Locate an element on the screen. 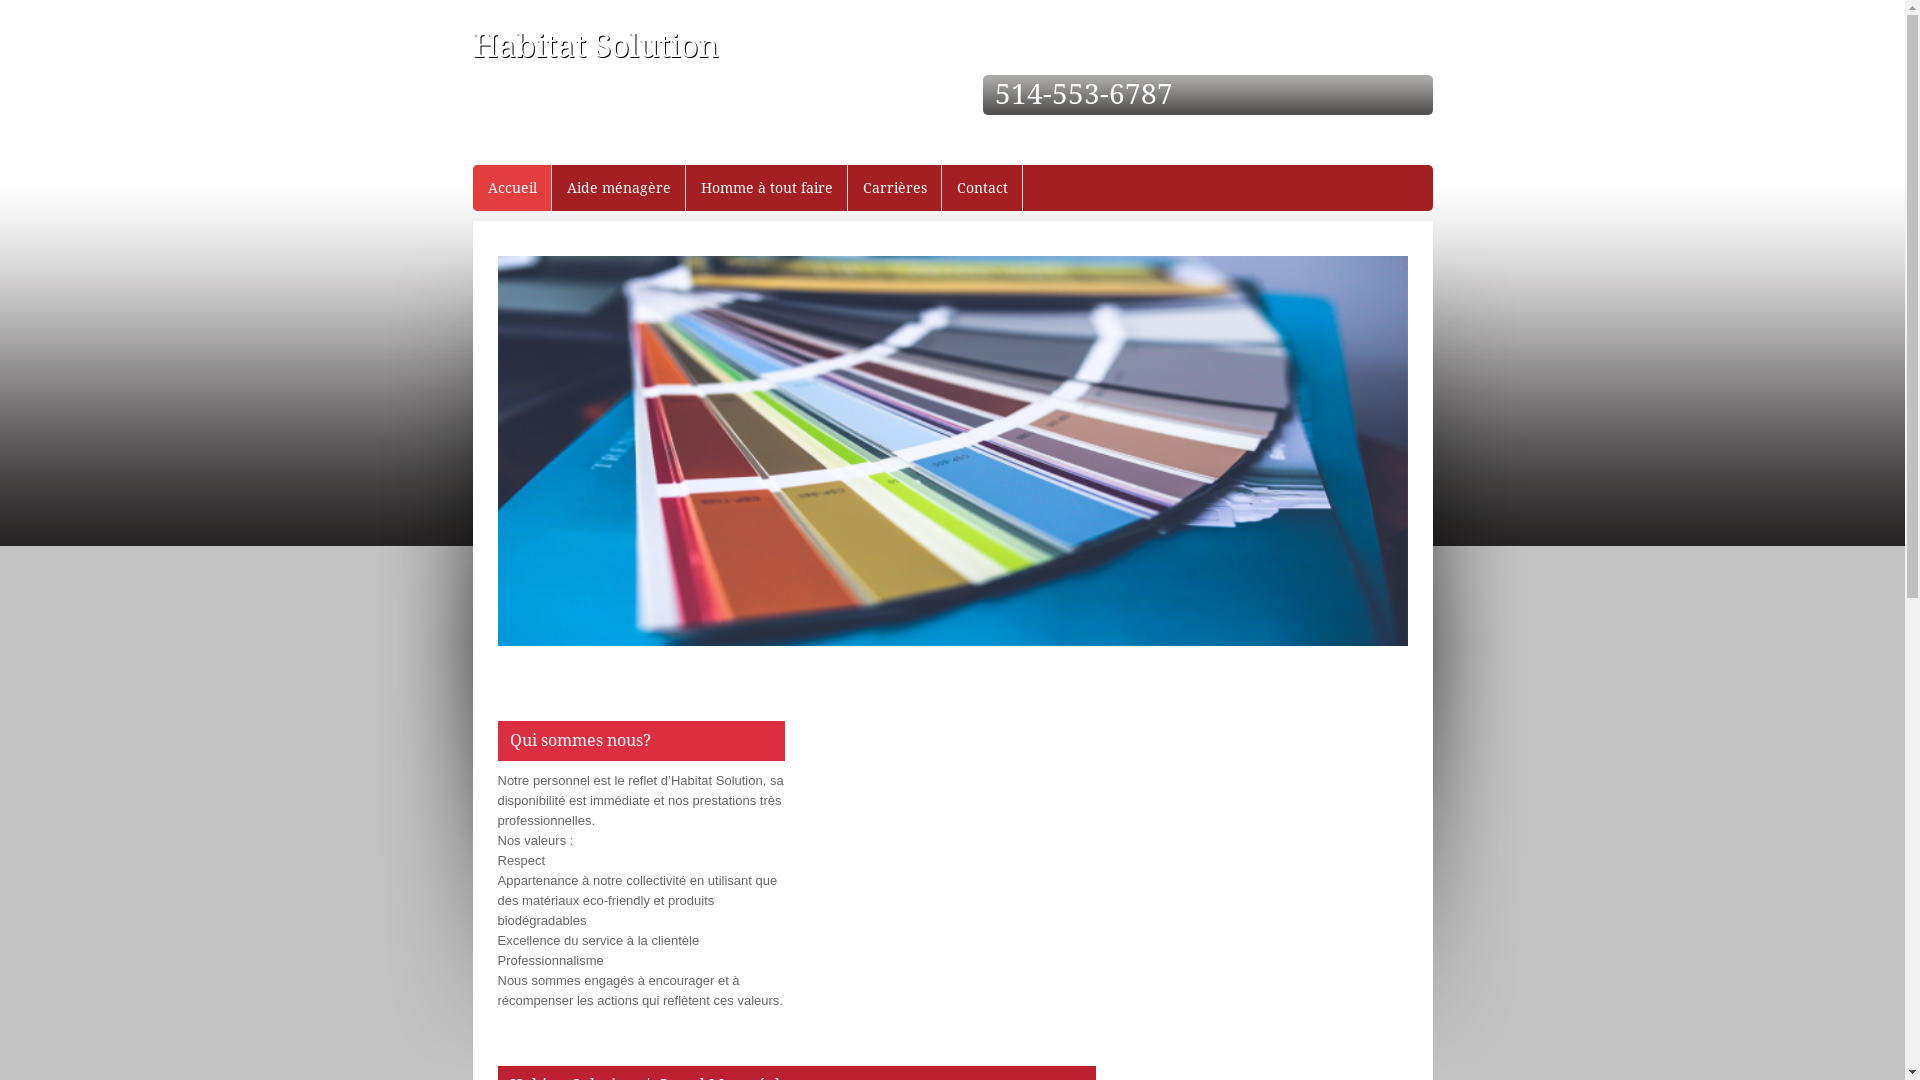 This screenshot has width=1920, height=1080. 'Habitat Solution' is located at coordinates (594, 45).